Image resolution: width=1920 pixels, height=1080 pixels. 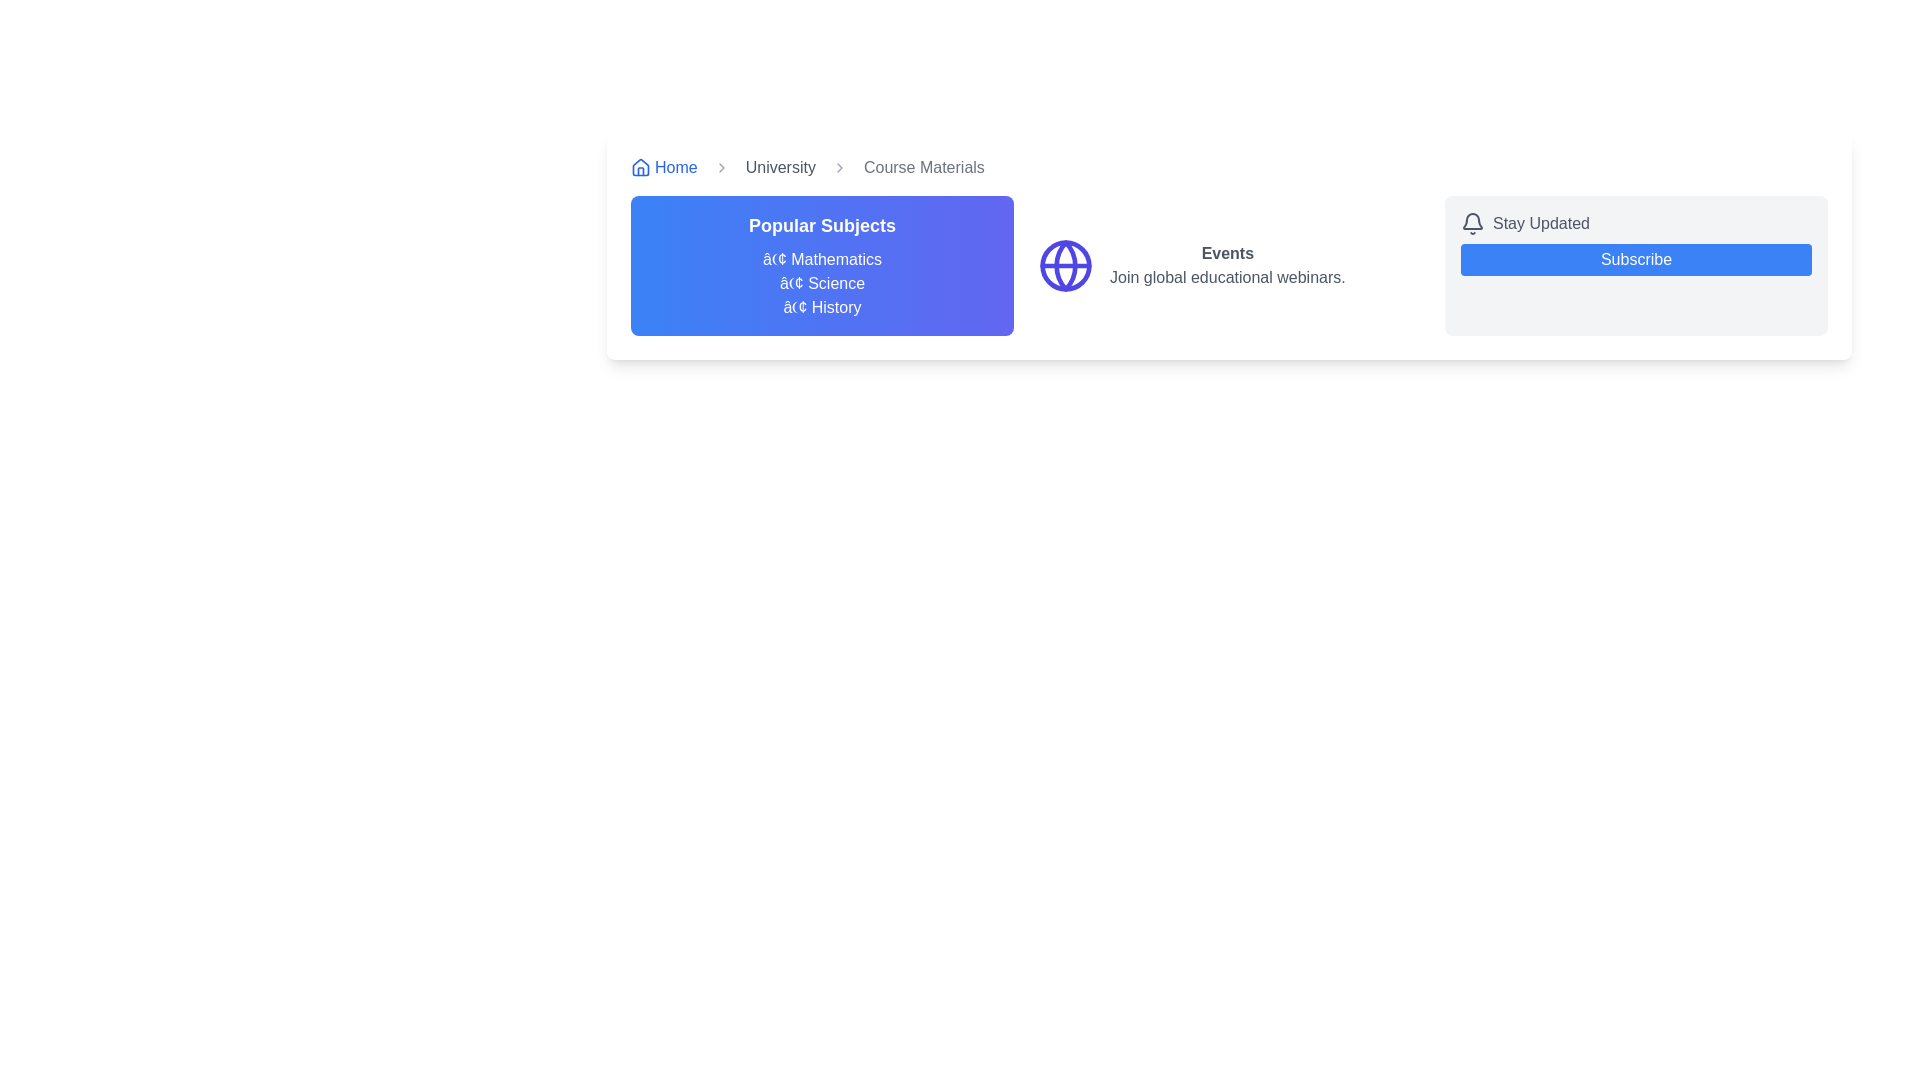 What do you see at coordinates (779, 166) in the screenshot?
I see `the 'University' link in the breadcrumb navigation to change its text color` at bounding box center [779, 166].